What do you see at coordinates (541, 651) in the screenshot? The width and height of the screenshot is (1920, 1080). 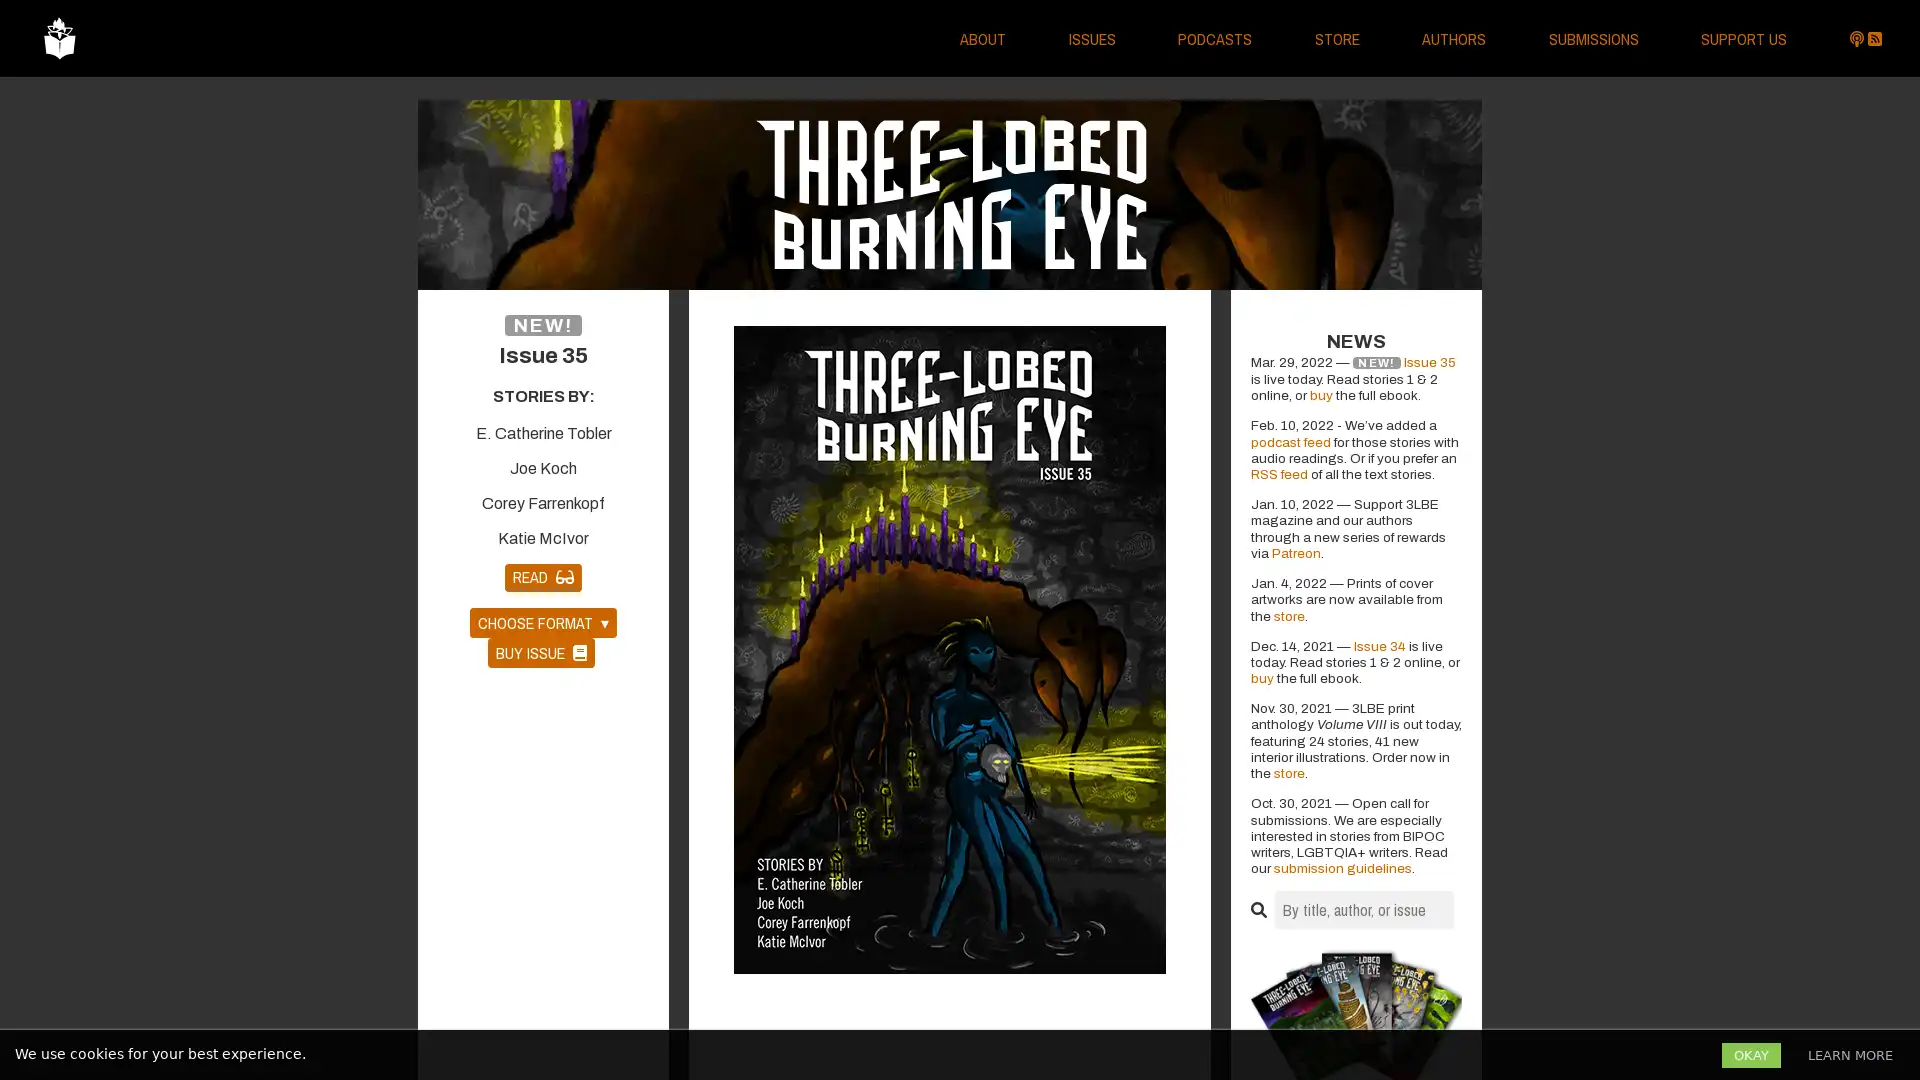 I see `BUY ISSUE` at bounding box center [541, 651].